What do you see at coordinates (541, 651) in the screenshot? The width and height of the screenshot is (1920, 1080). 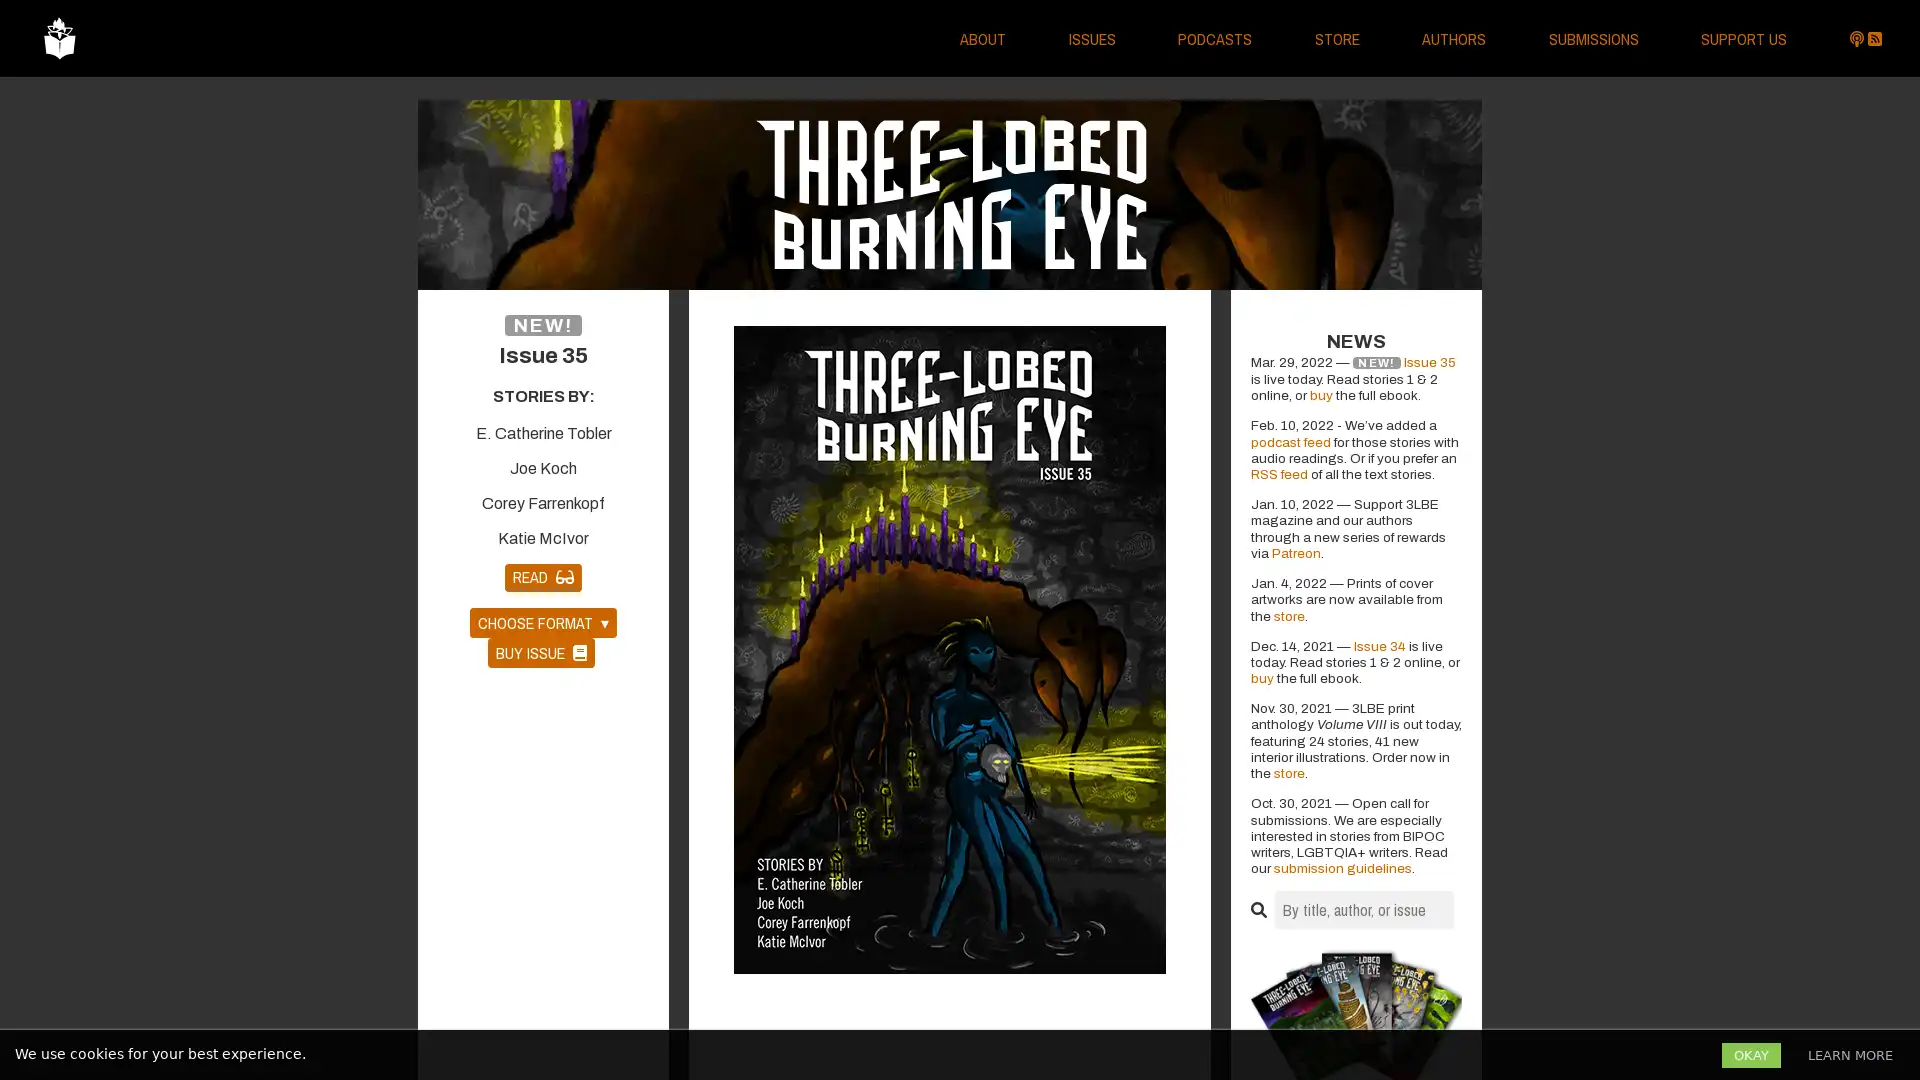 I see `BUY ISSUE` at bounding box center [541, 651].